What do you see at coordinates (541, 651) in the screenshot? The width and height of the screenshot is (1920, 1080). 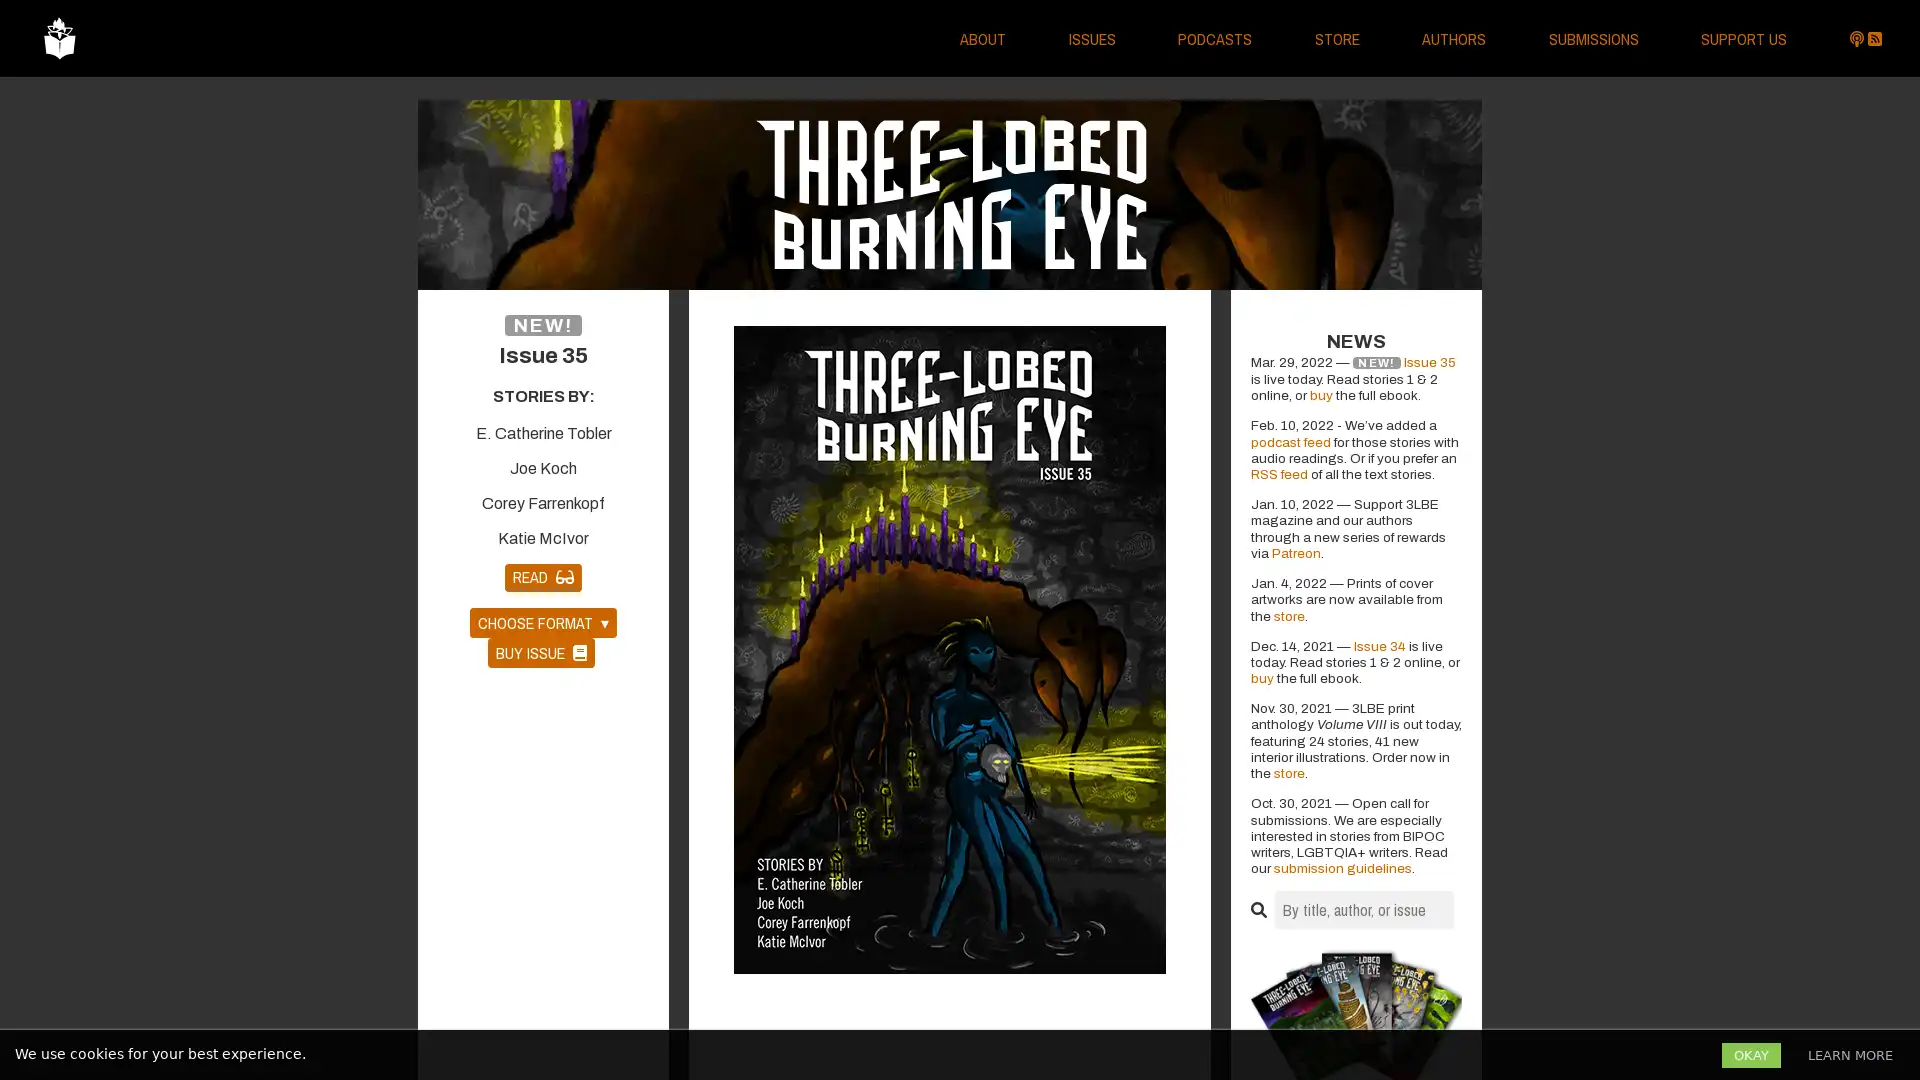 I see `BUY ISSUE` at bounding box center [541, 651].